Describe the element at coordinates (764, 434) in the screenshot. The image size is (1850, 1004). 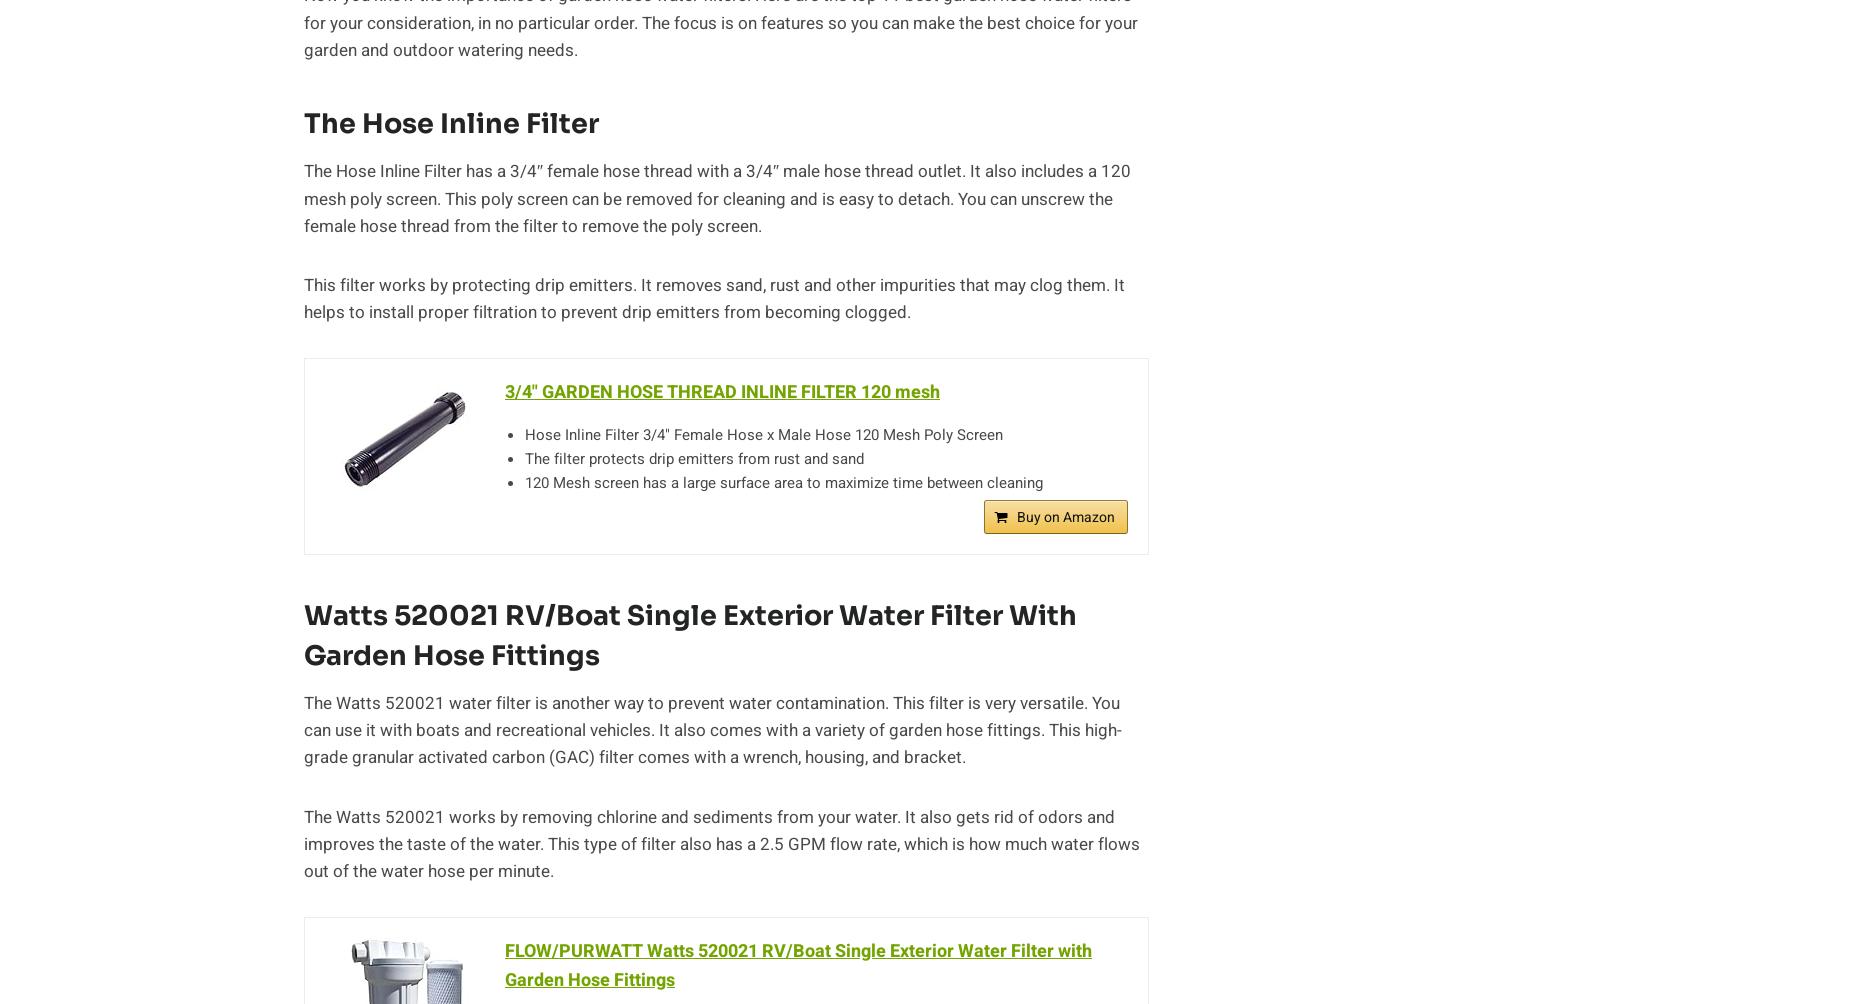
I see `'Hose Inline Filter 3/4" Female Hose x Male Hose 120 Mesh Poly Screen'` at that location.